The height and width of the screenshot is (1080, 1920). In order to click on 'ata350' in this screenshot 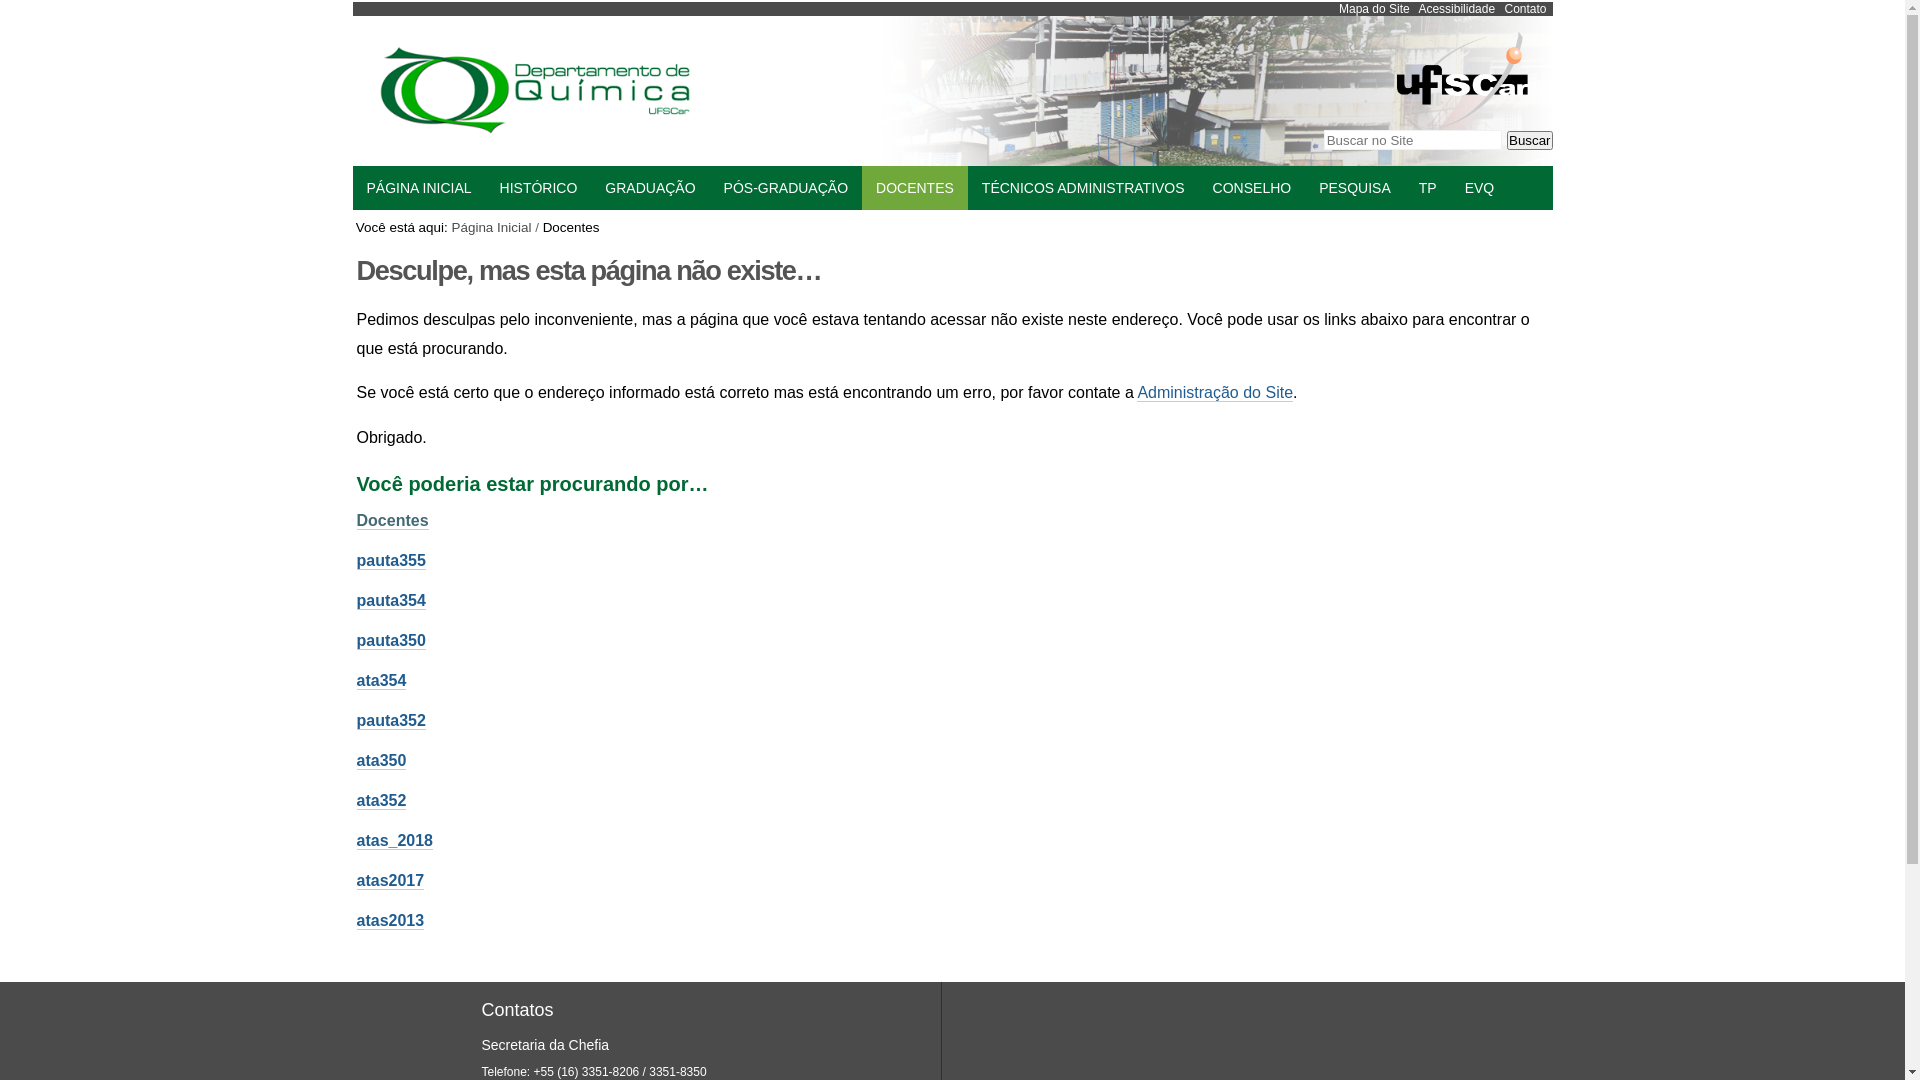, I will do `click(380, 760)`.